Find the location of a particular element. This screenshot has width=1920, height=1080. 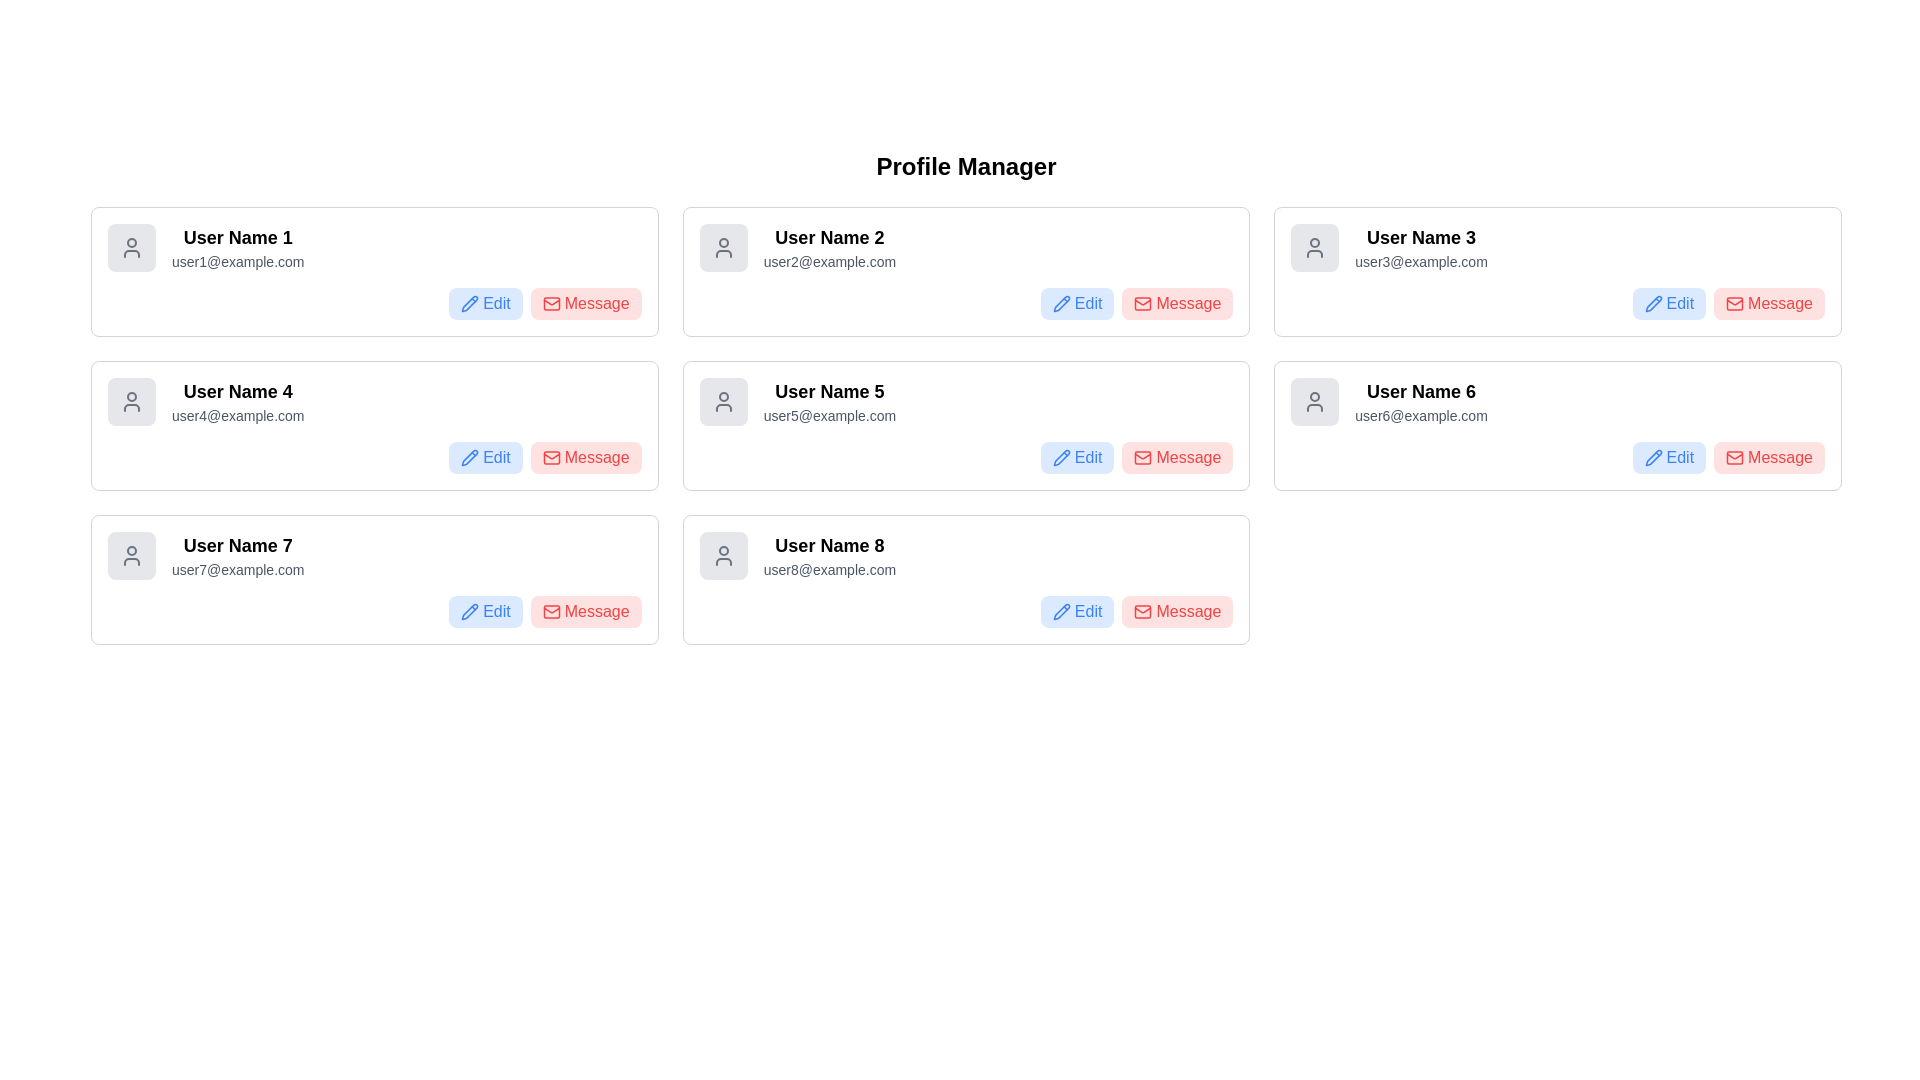

the text element displaying the email address 'user6@example.com', which is located below the 'User Name 6' text in the profile box is located at coordinates (1420, 415).